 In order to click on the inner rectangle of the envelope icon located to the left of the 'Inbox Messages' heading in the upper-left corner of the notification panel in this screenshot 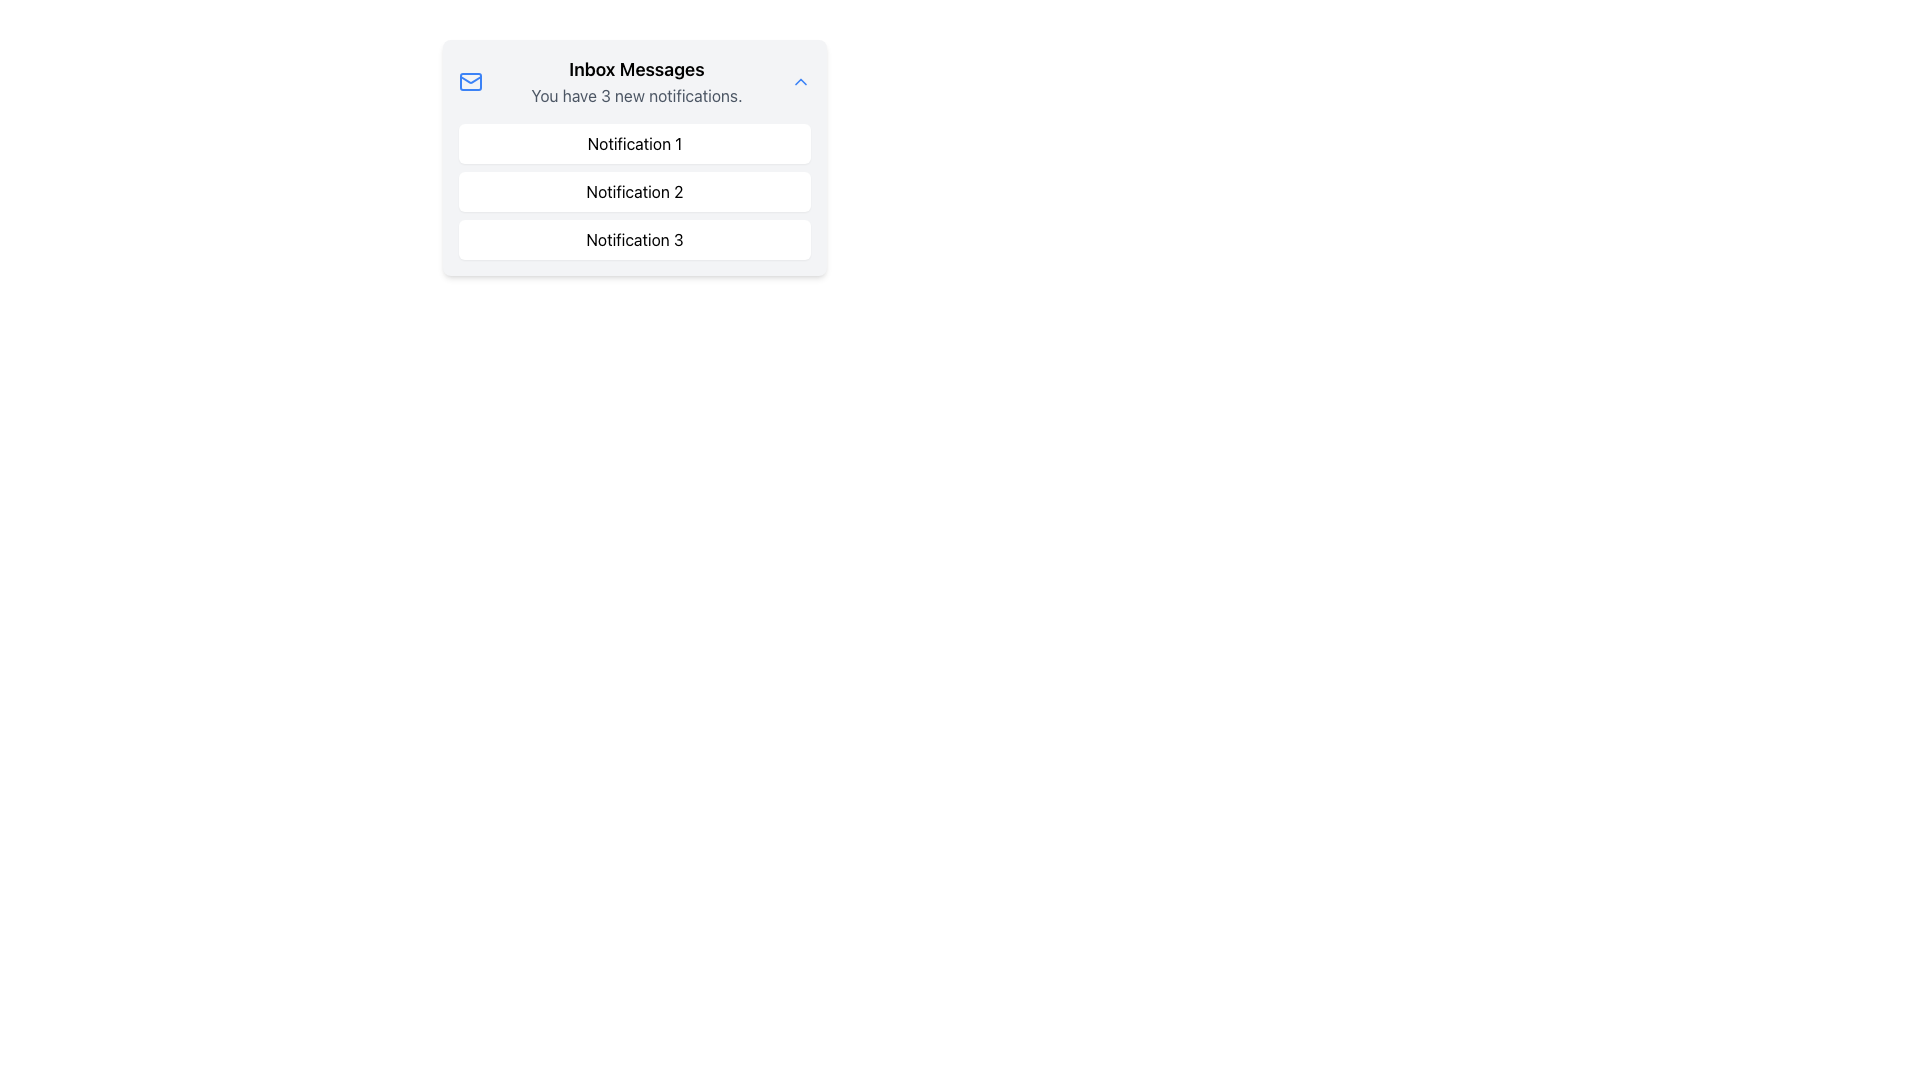, I will do `click(469, 80)`.